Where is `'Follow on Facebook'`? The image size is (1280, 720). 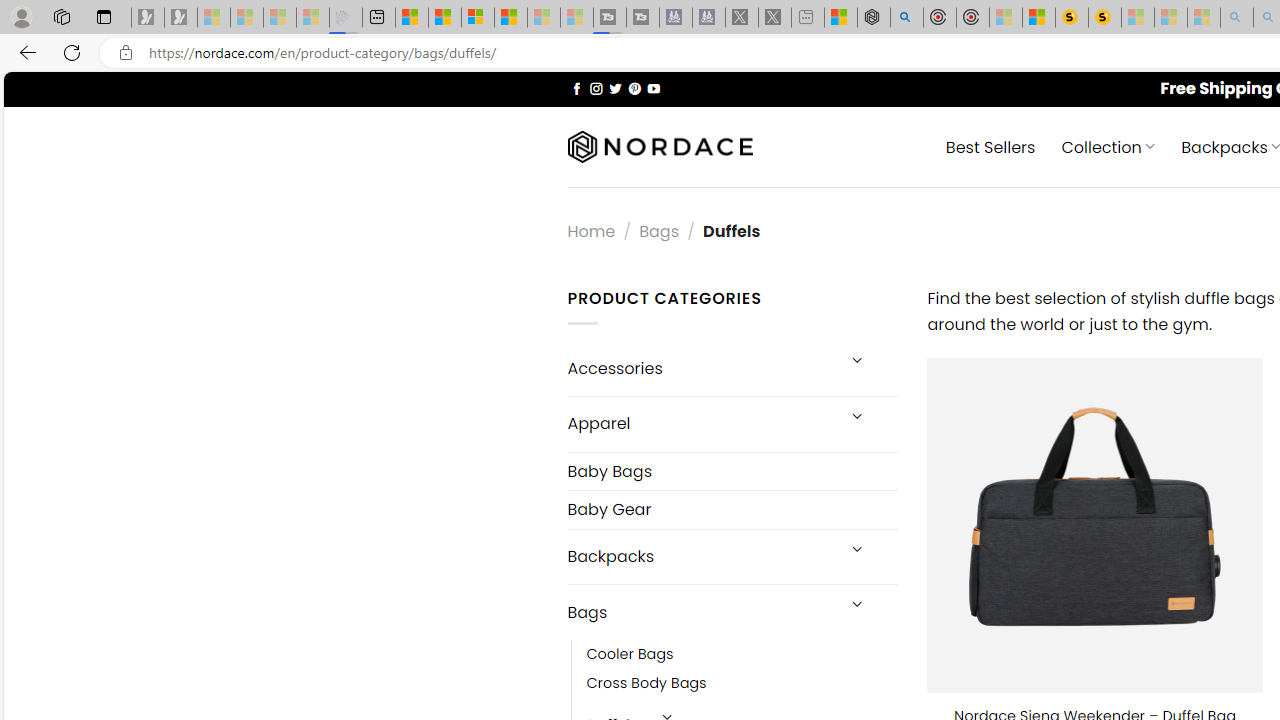 'Follow on Facebook' is located at coordinates (576, 87).